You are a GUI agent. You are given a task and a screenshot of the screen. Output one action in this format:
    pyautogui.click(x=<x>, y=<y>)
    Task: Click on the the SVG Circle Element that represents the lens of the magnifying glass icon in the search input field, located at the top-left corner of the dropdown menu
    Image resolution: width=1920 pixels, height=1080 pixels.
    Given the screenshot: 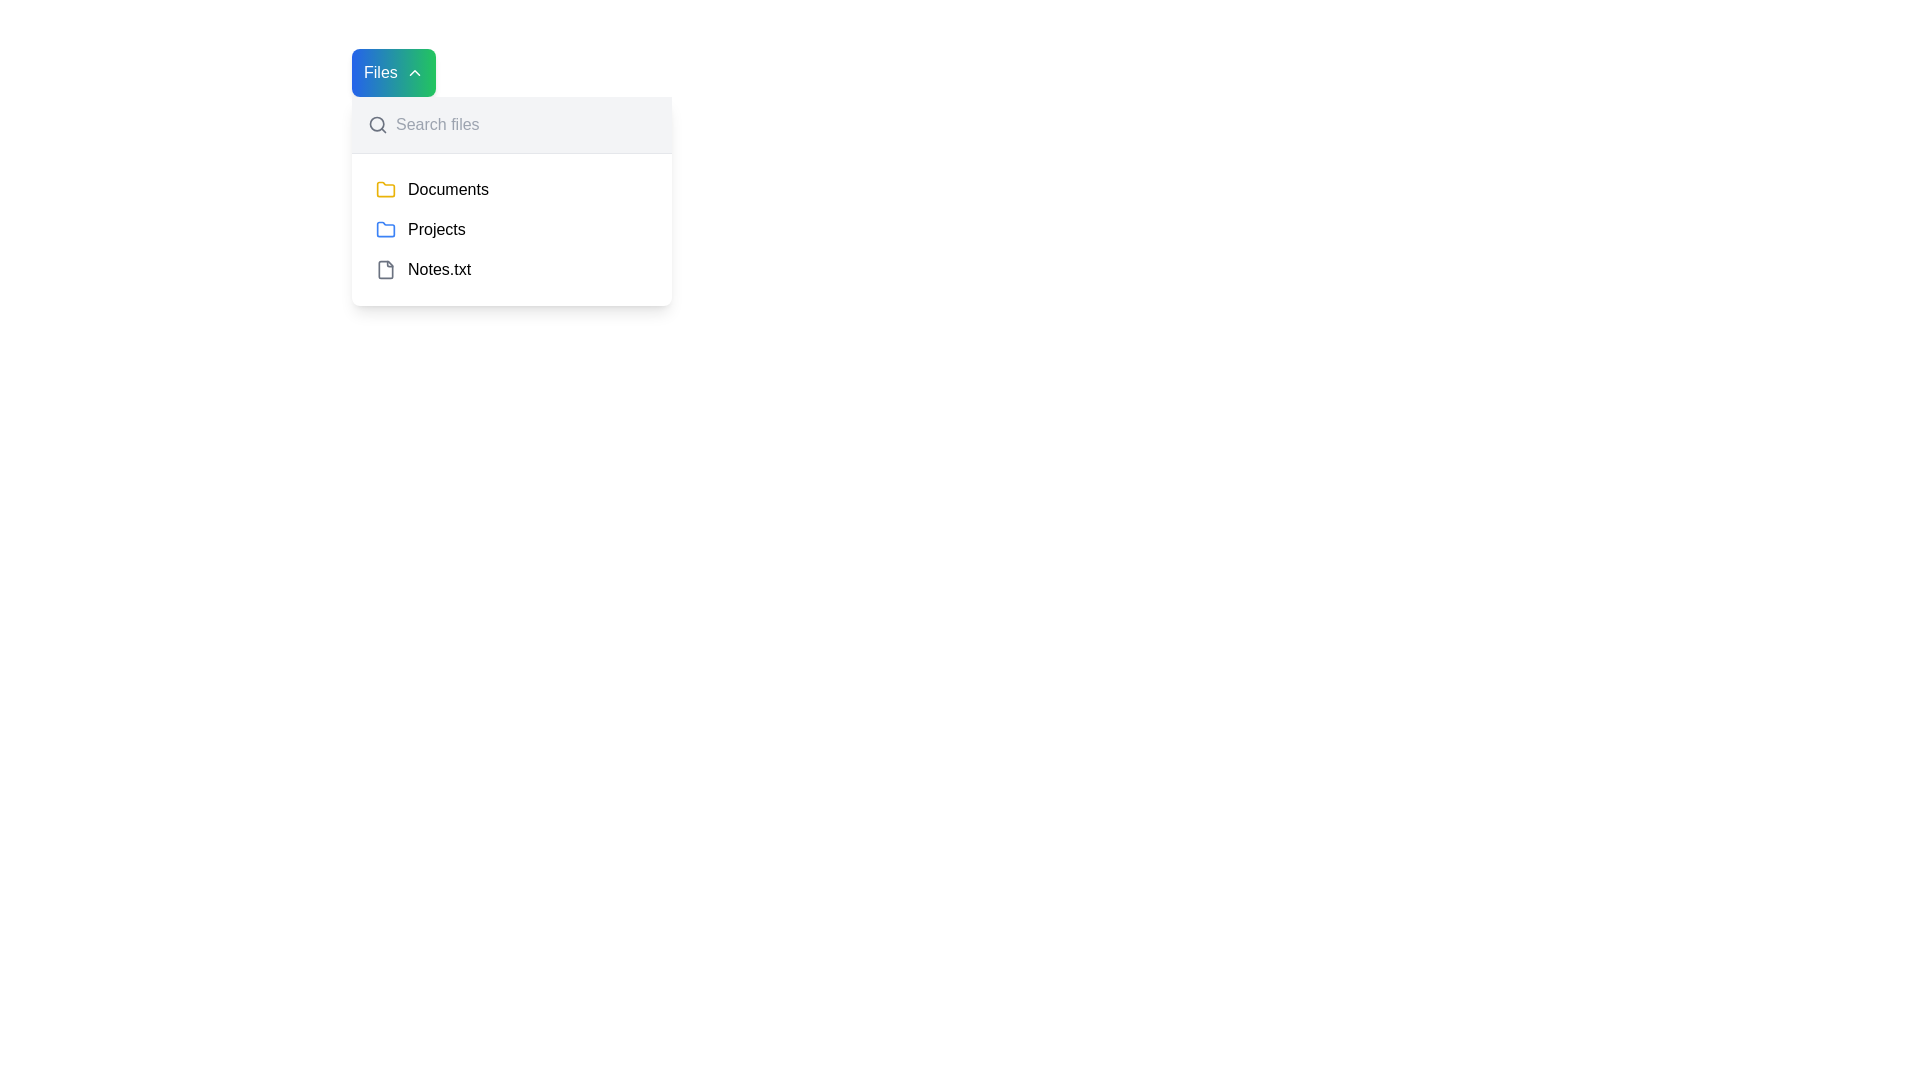 What is the action you would take?
    pyautogui.click(x=377, y=124)
    